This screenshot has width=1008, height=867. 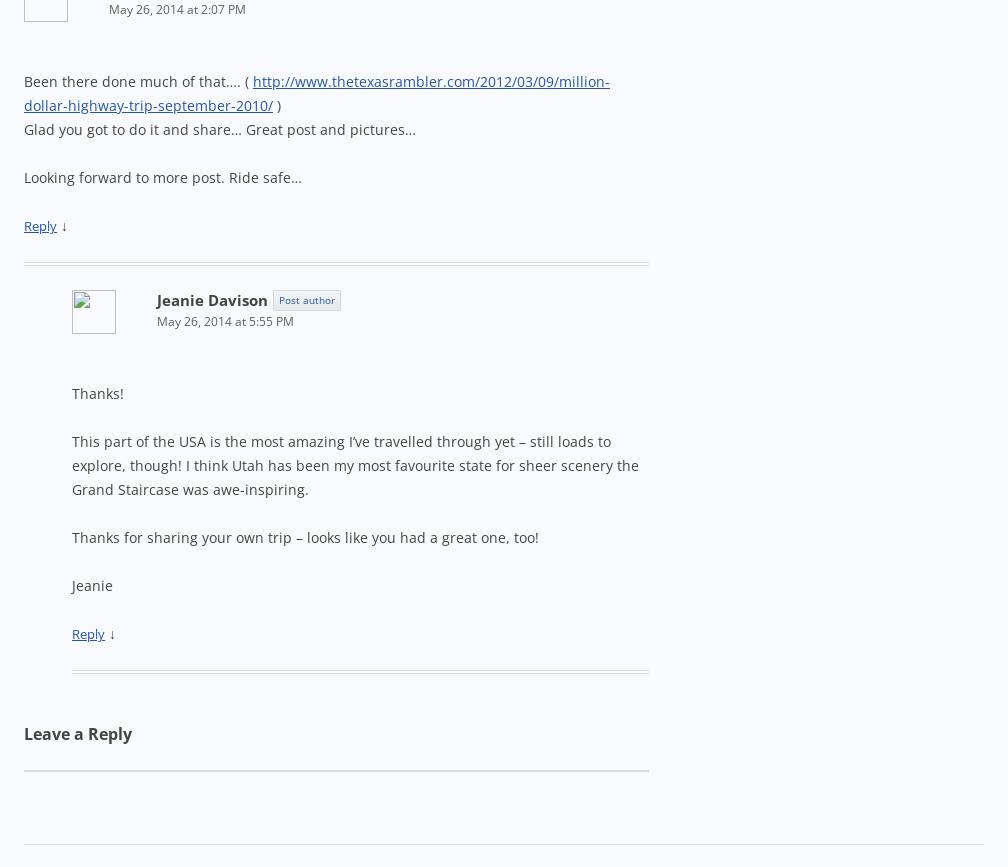 I want to click on 'Been there done much of that…. (', so click(x=23, y=81).